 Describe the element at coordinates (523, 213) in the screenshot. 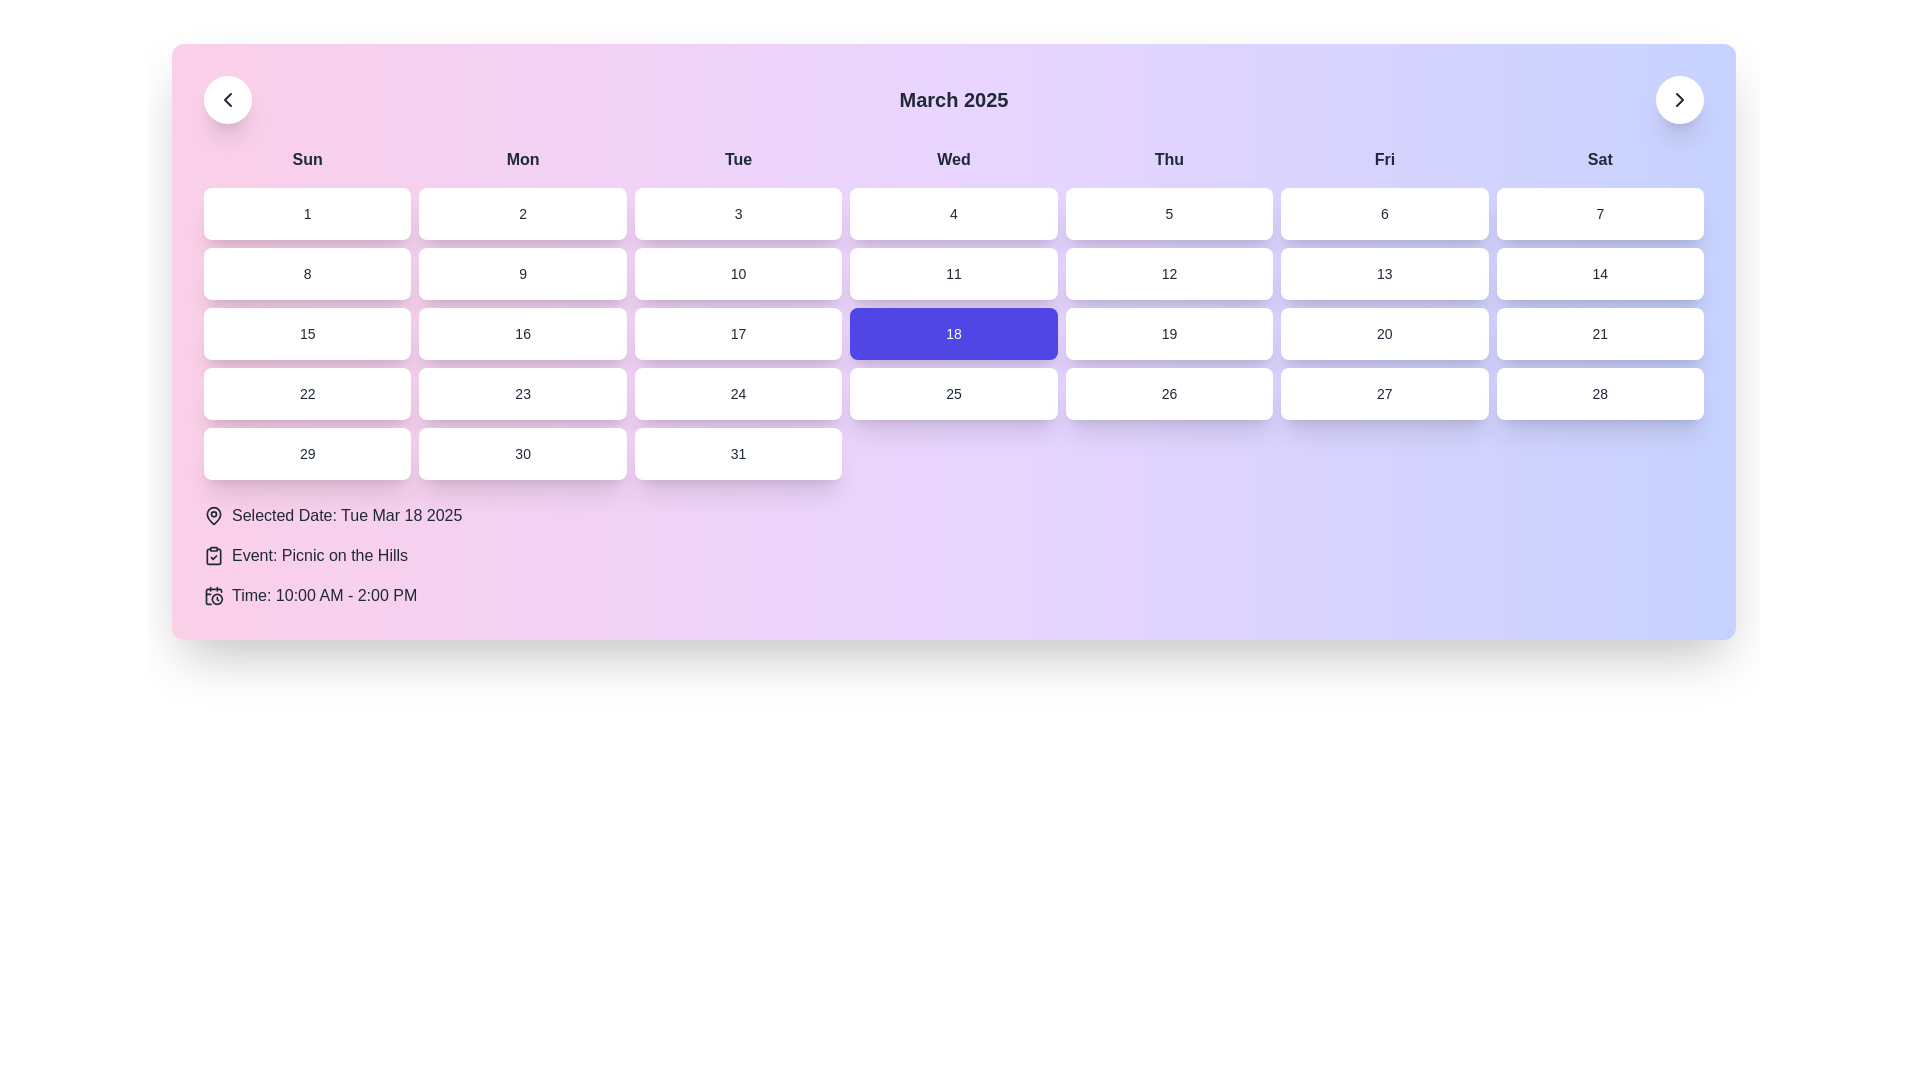

I see `the button labeled '2' which is the second button in the grid layout under the header 'Mon'` at that location.